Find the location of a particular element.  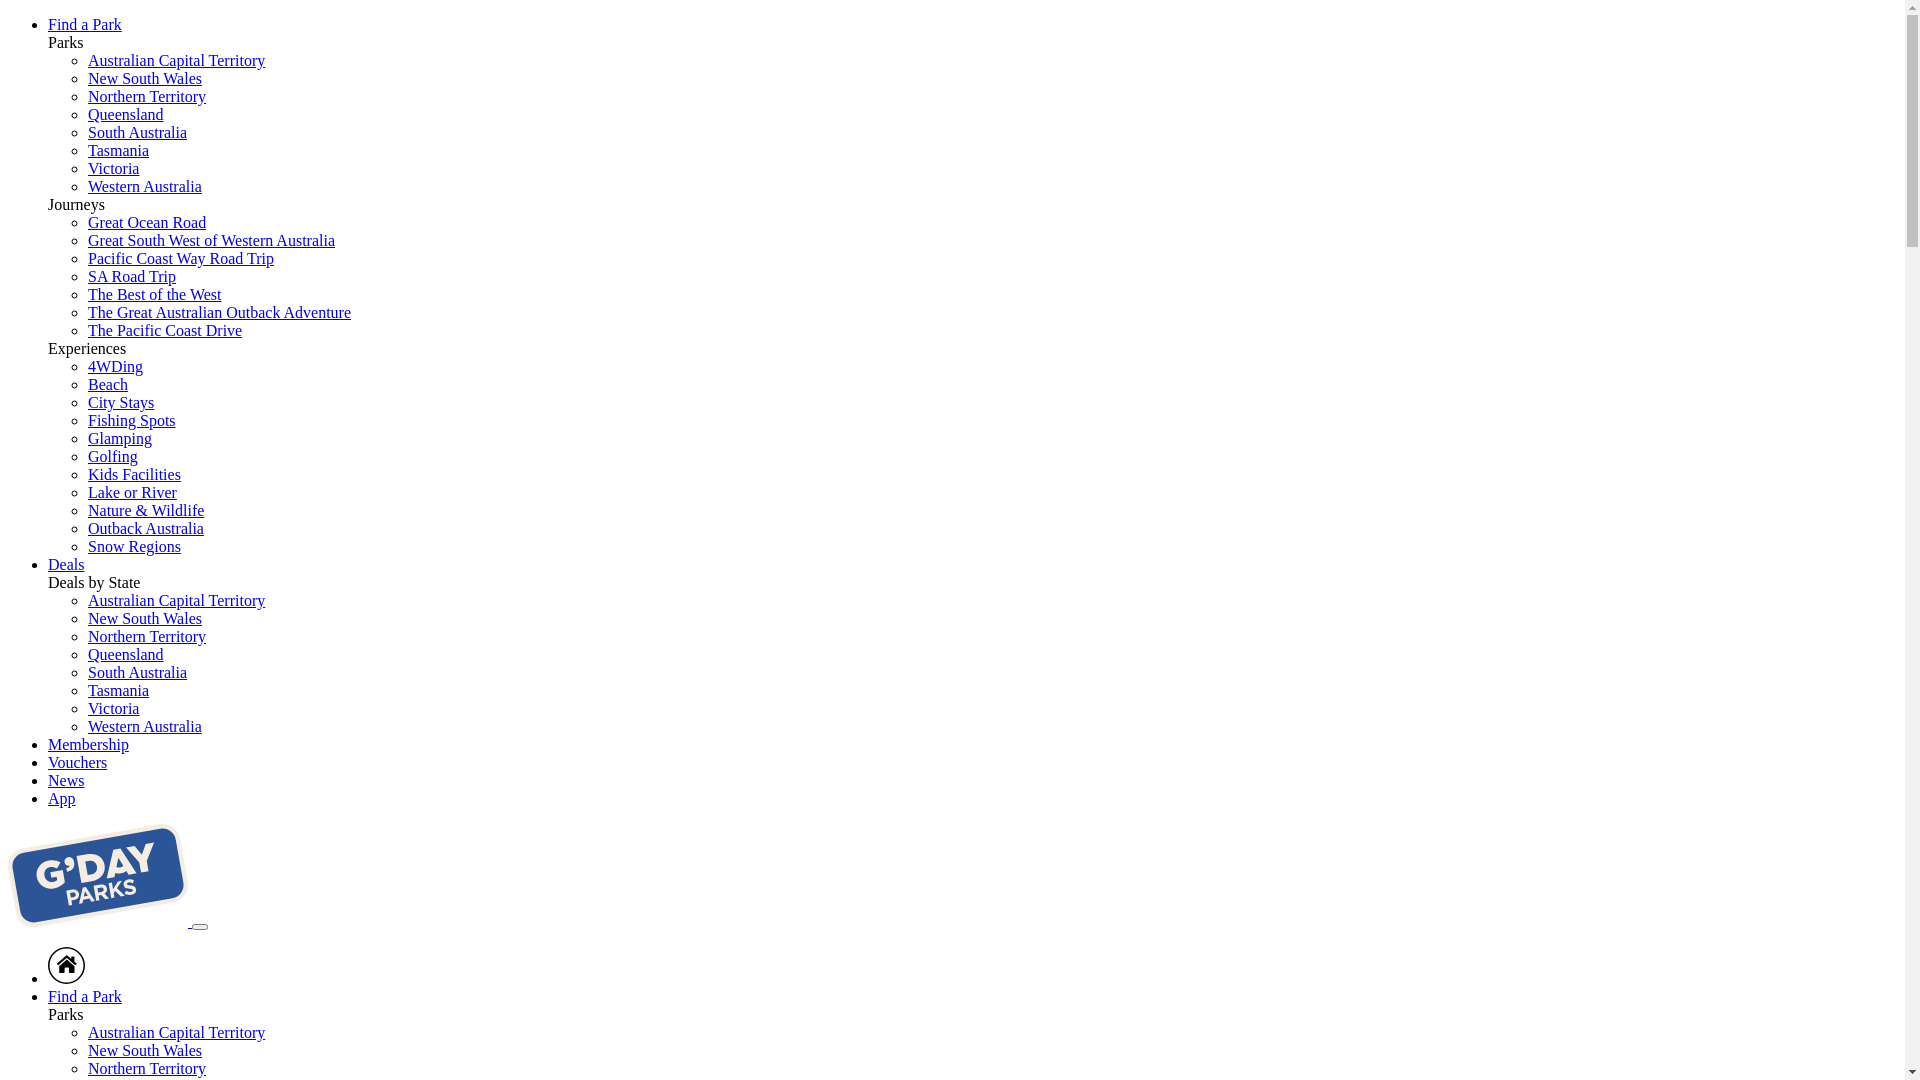

'Membership' is located at coordinates (48, 744).